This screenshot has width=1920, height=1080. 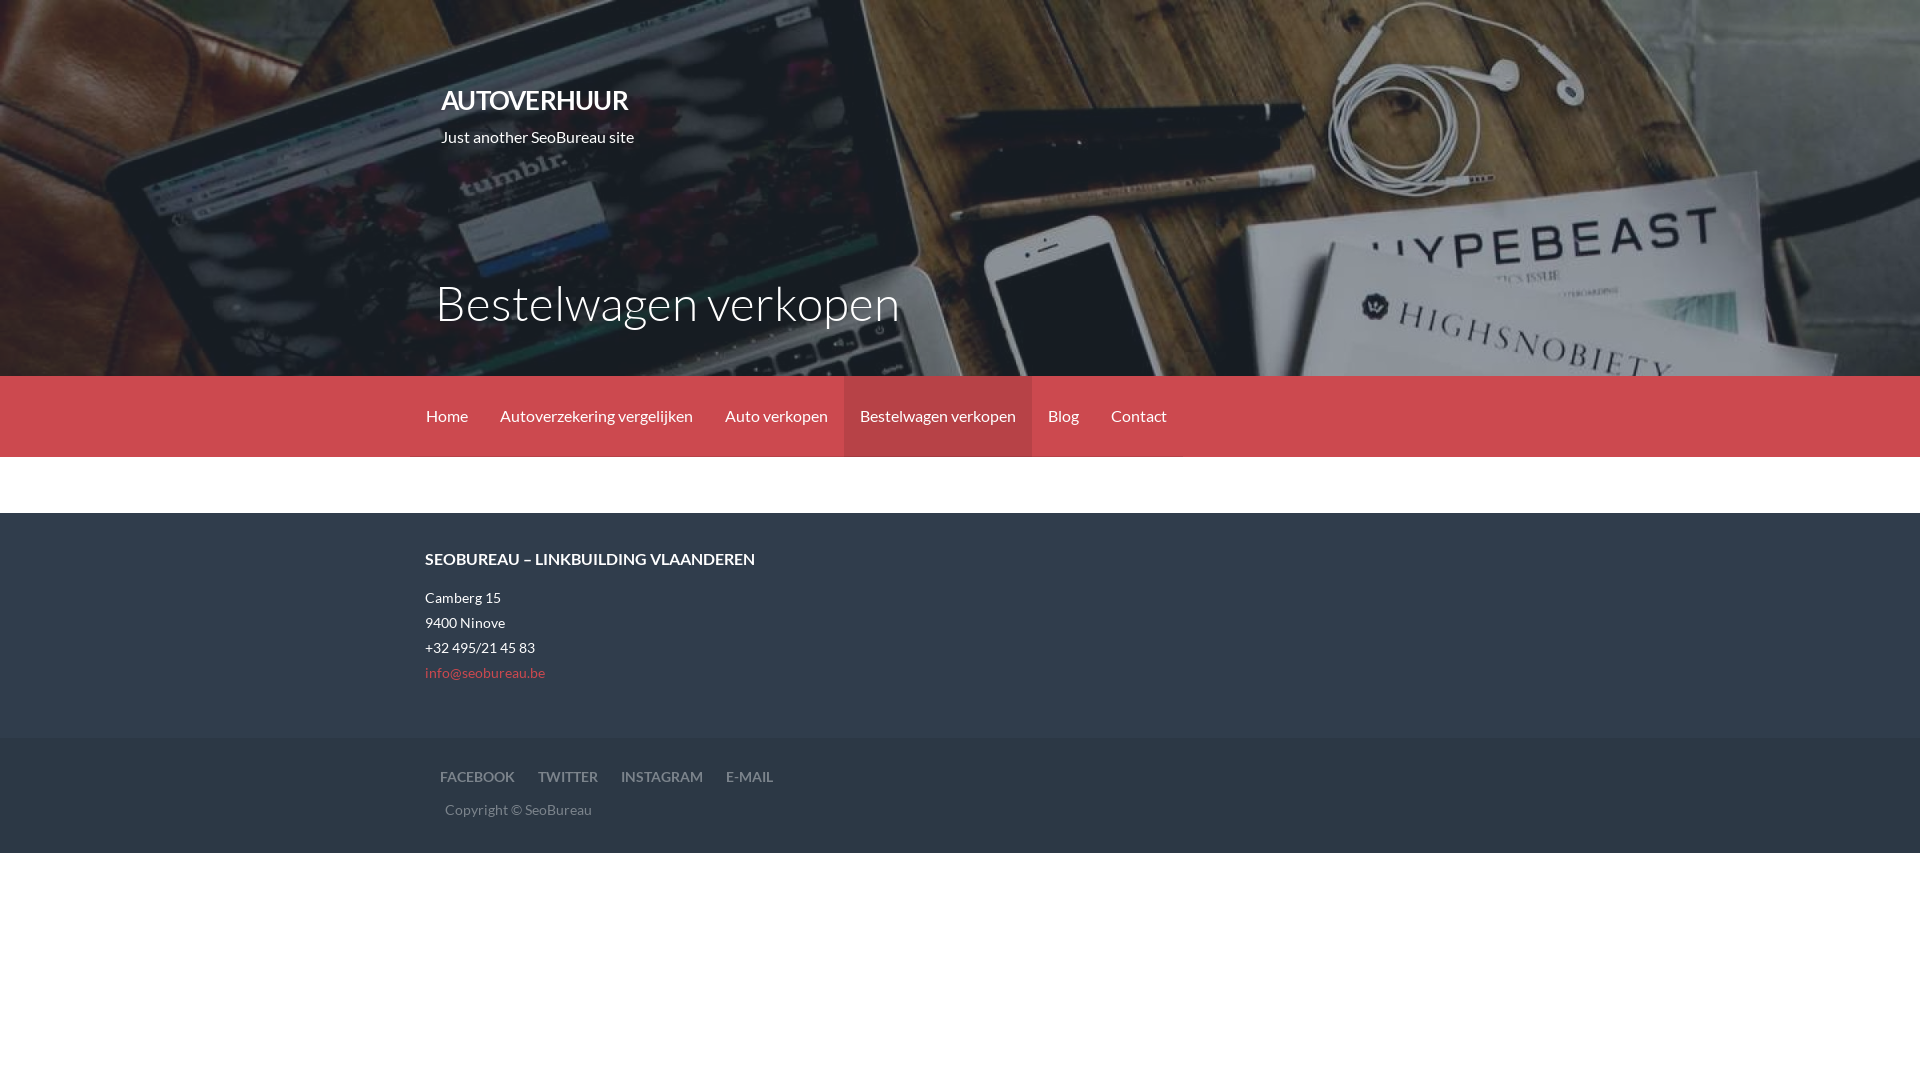 I want to click on 'Auto verkopen', so click(x=775, y=415).